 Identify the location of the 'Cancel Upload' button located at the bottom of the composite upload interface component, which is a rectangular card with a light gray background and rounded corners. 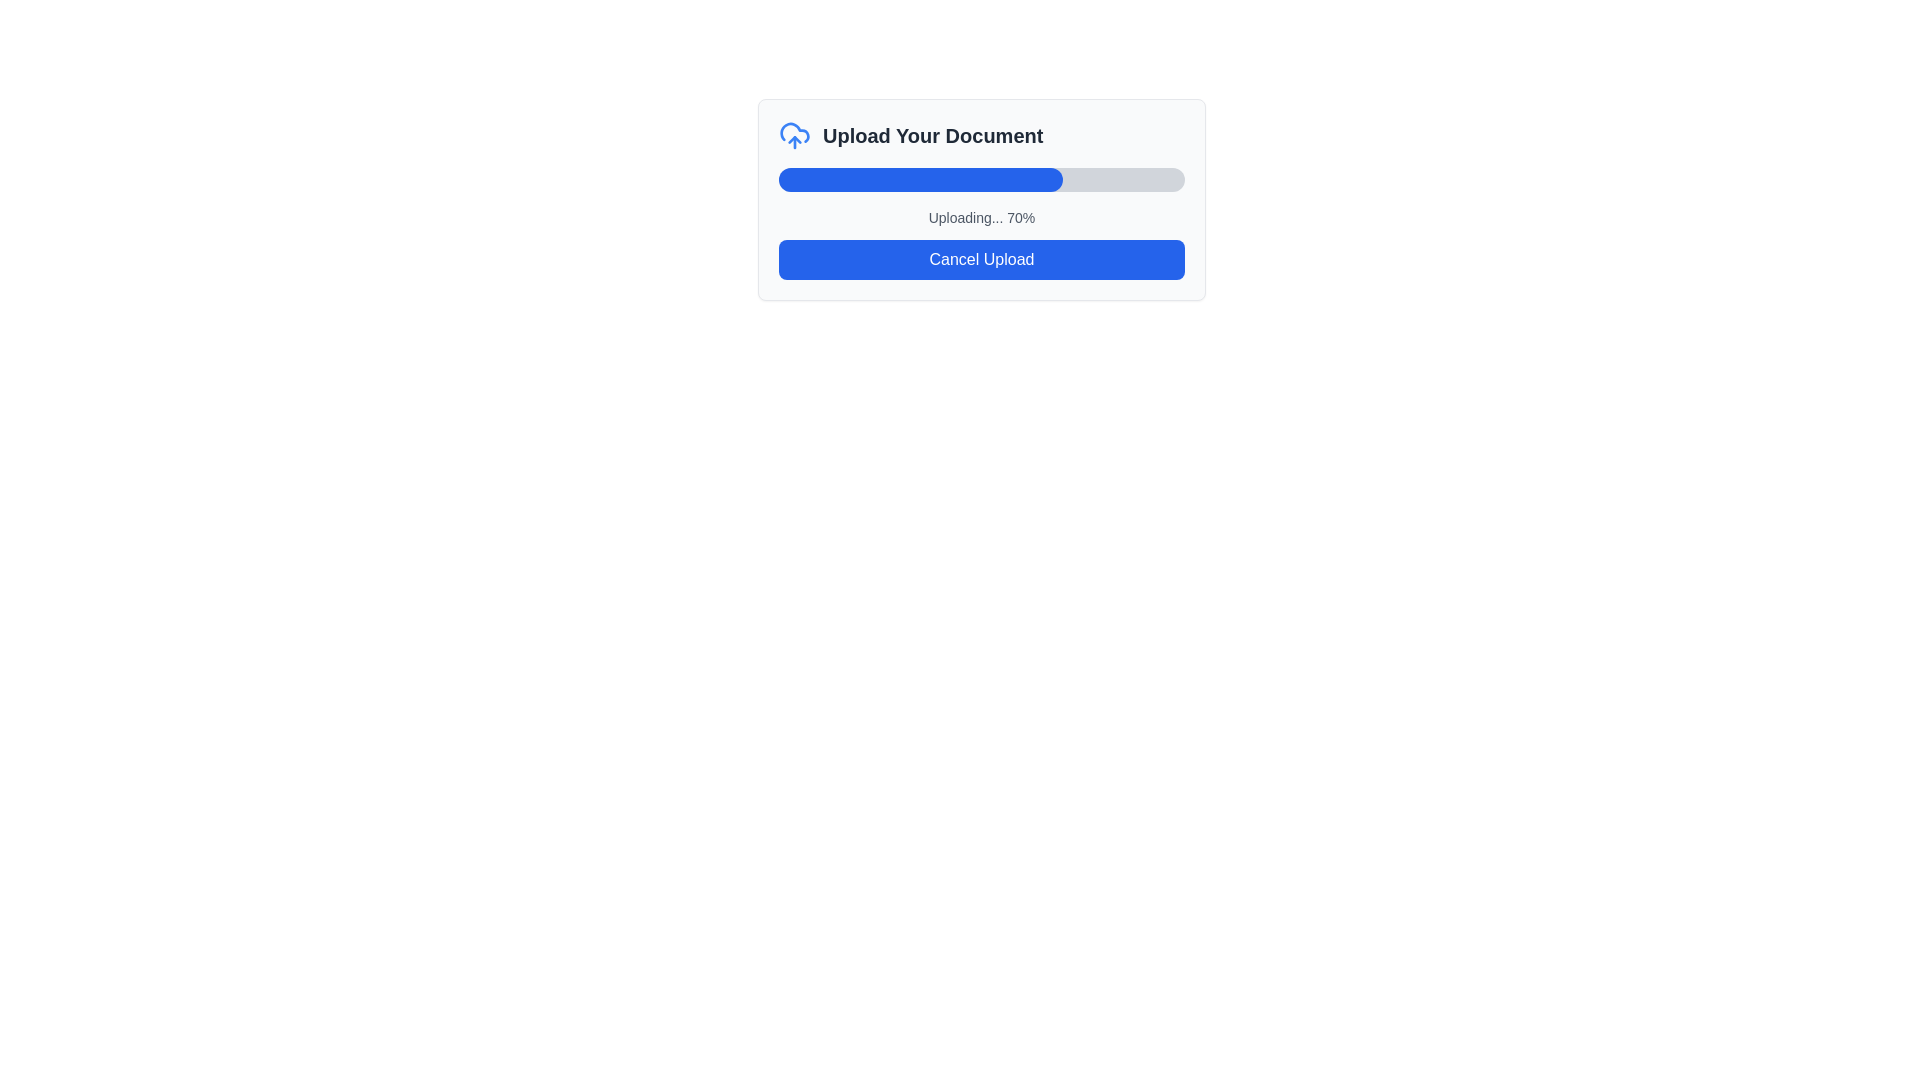
(982, 200).